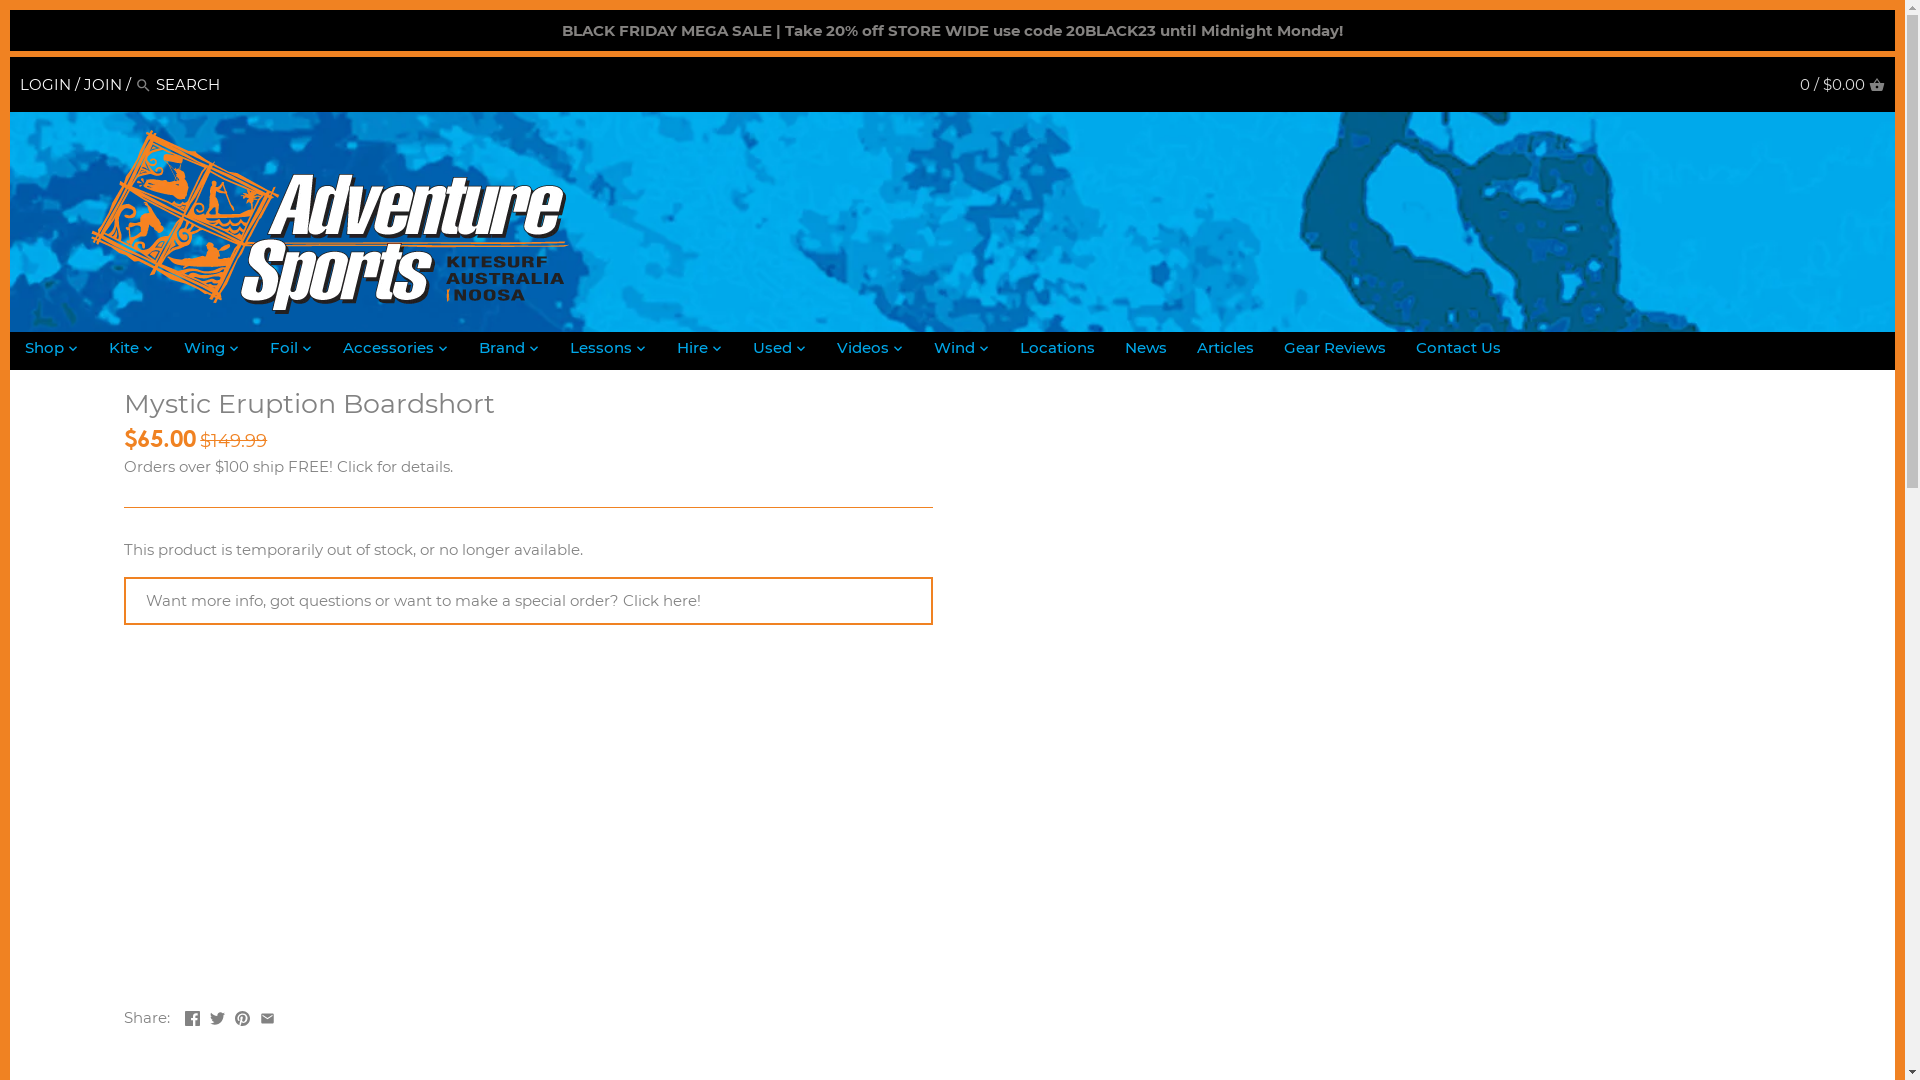 The height and width of the screenshot is (1080, 1920). I want to click on 'Twitter', so click(217, 1015).